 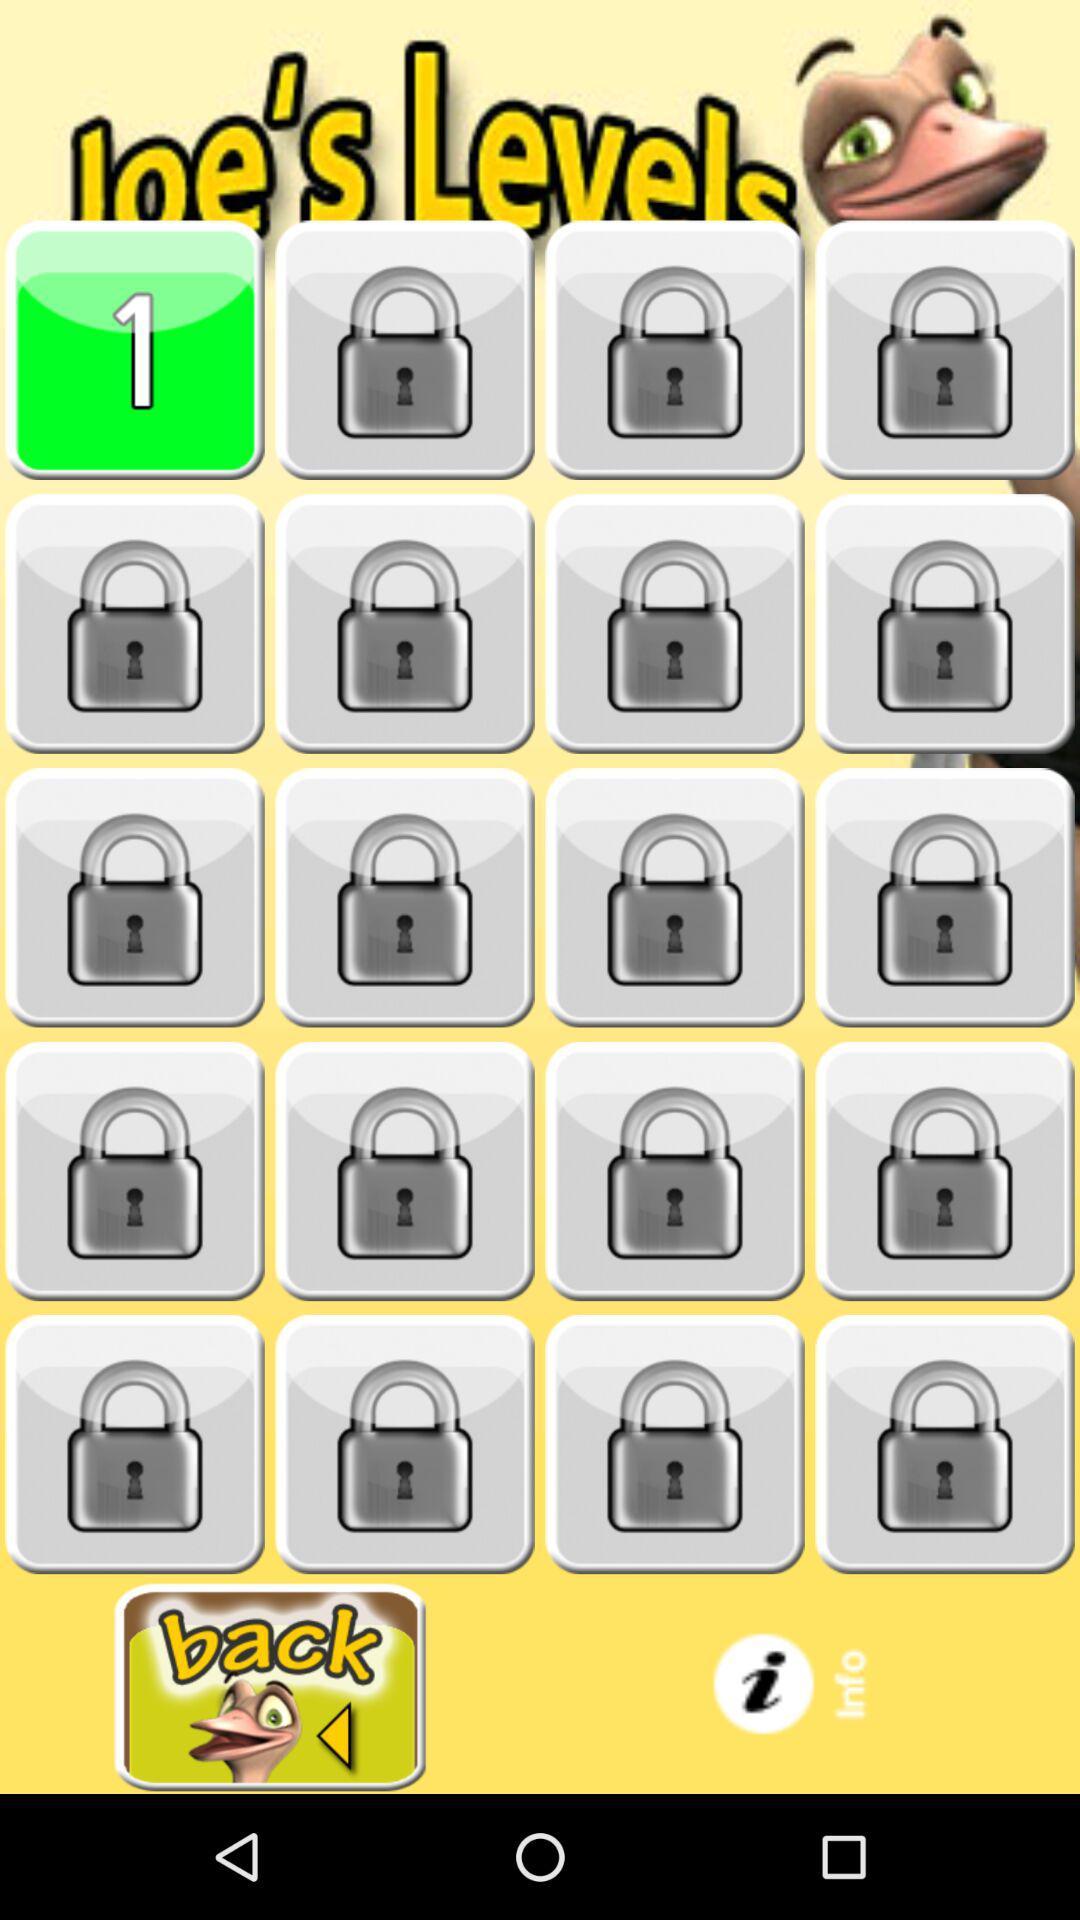 What do you see at coordinates (270, 1686) in the screenshot?
I see `back button` at bounding box center [270, 1686].